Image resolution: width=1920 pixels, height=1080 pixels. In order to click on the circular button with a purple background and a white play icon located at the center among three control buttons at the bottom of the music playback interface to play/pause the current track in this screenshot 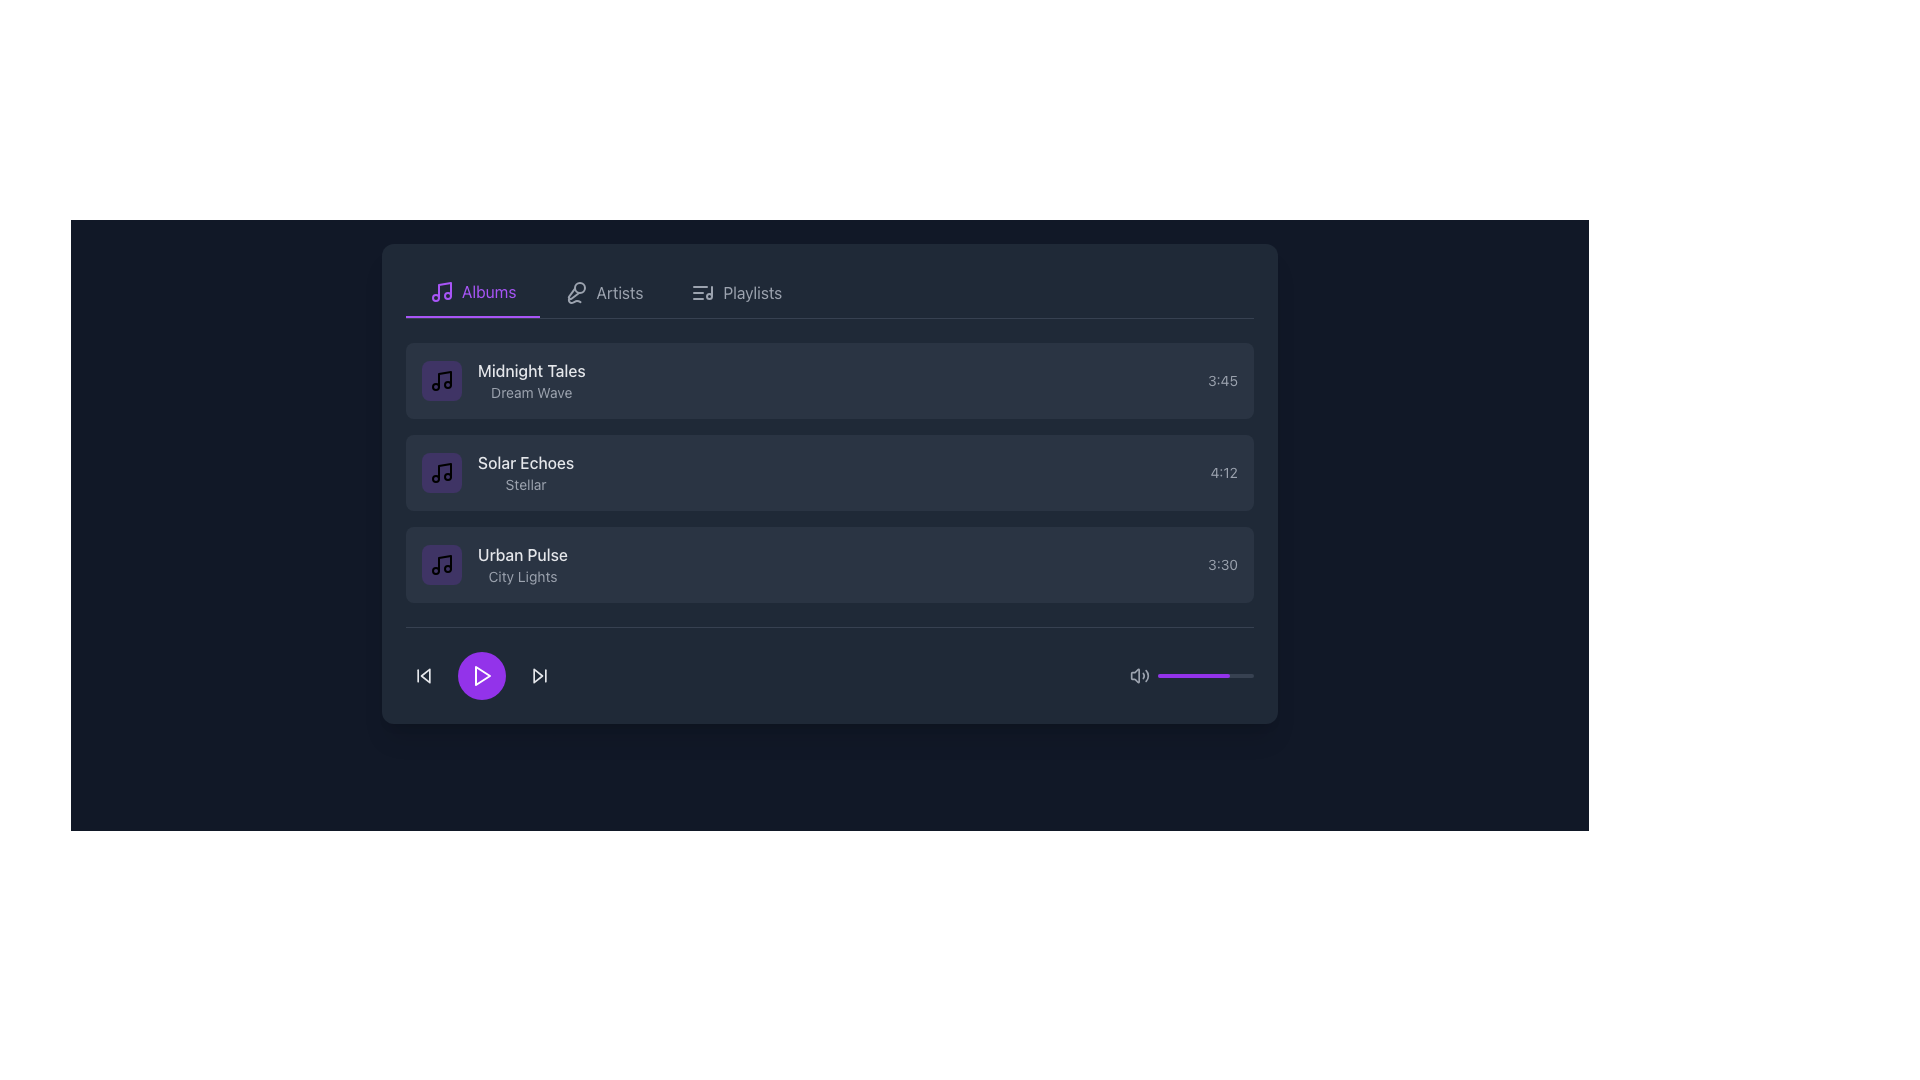, I will do `click(481, 675)`.